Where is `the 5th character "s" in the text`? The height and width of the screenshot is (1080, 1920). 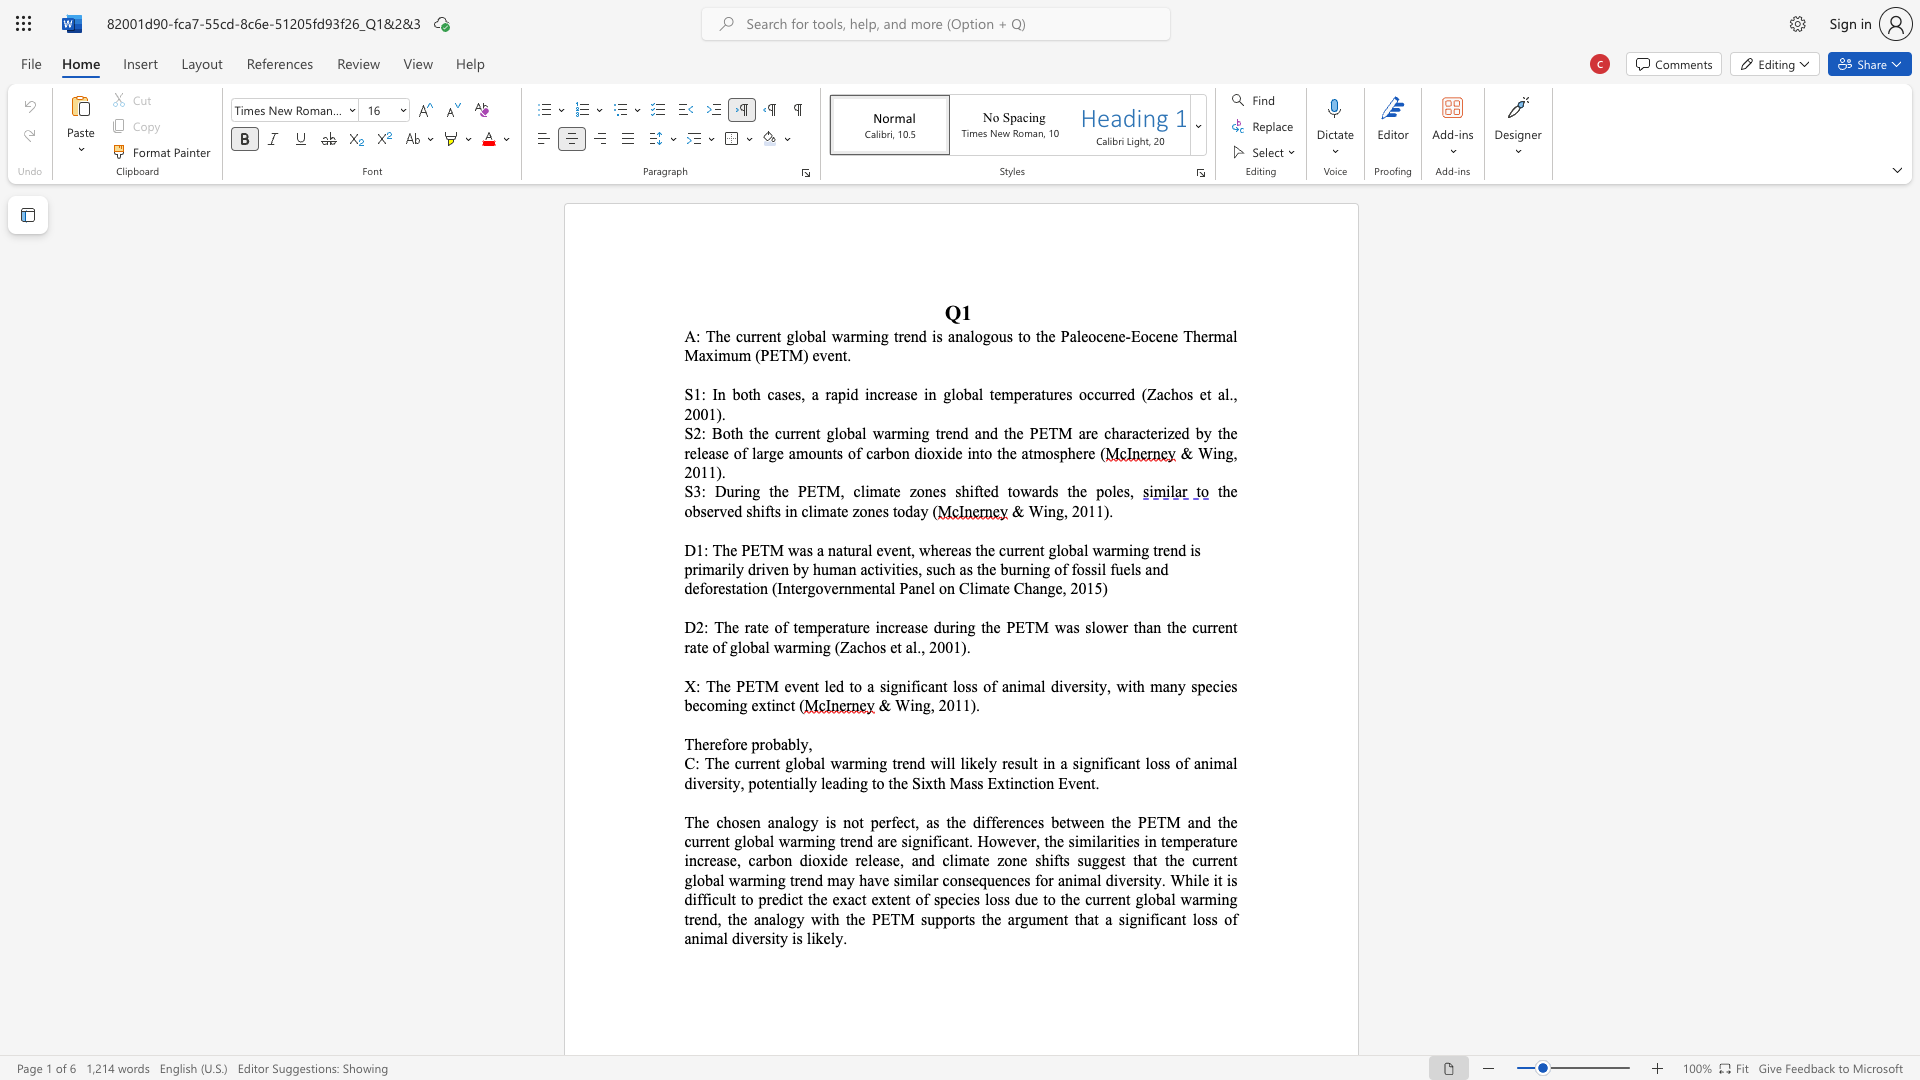 the 5th character "s" in the text is located at coordinates (1190, 394).